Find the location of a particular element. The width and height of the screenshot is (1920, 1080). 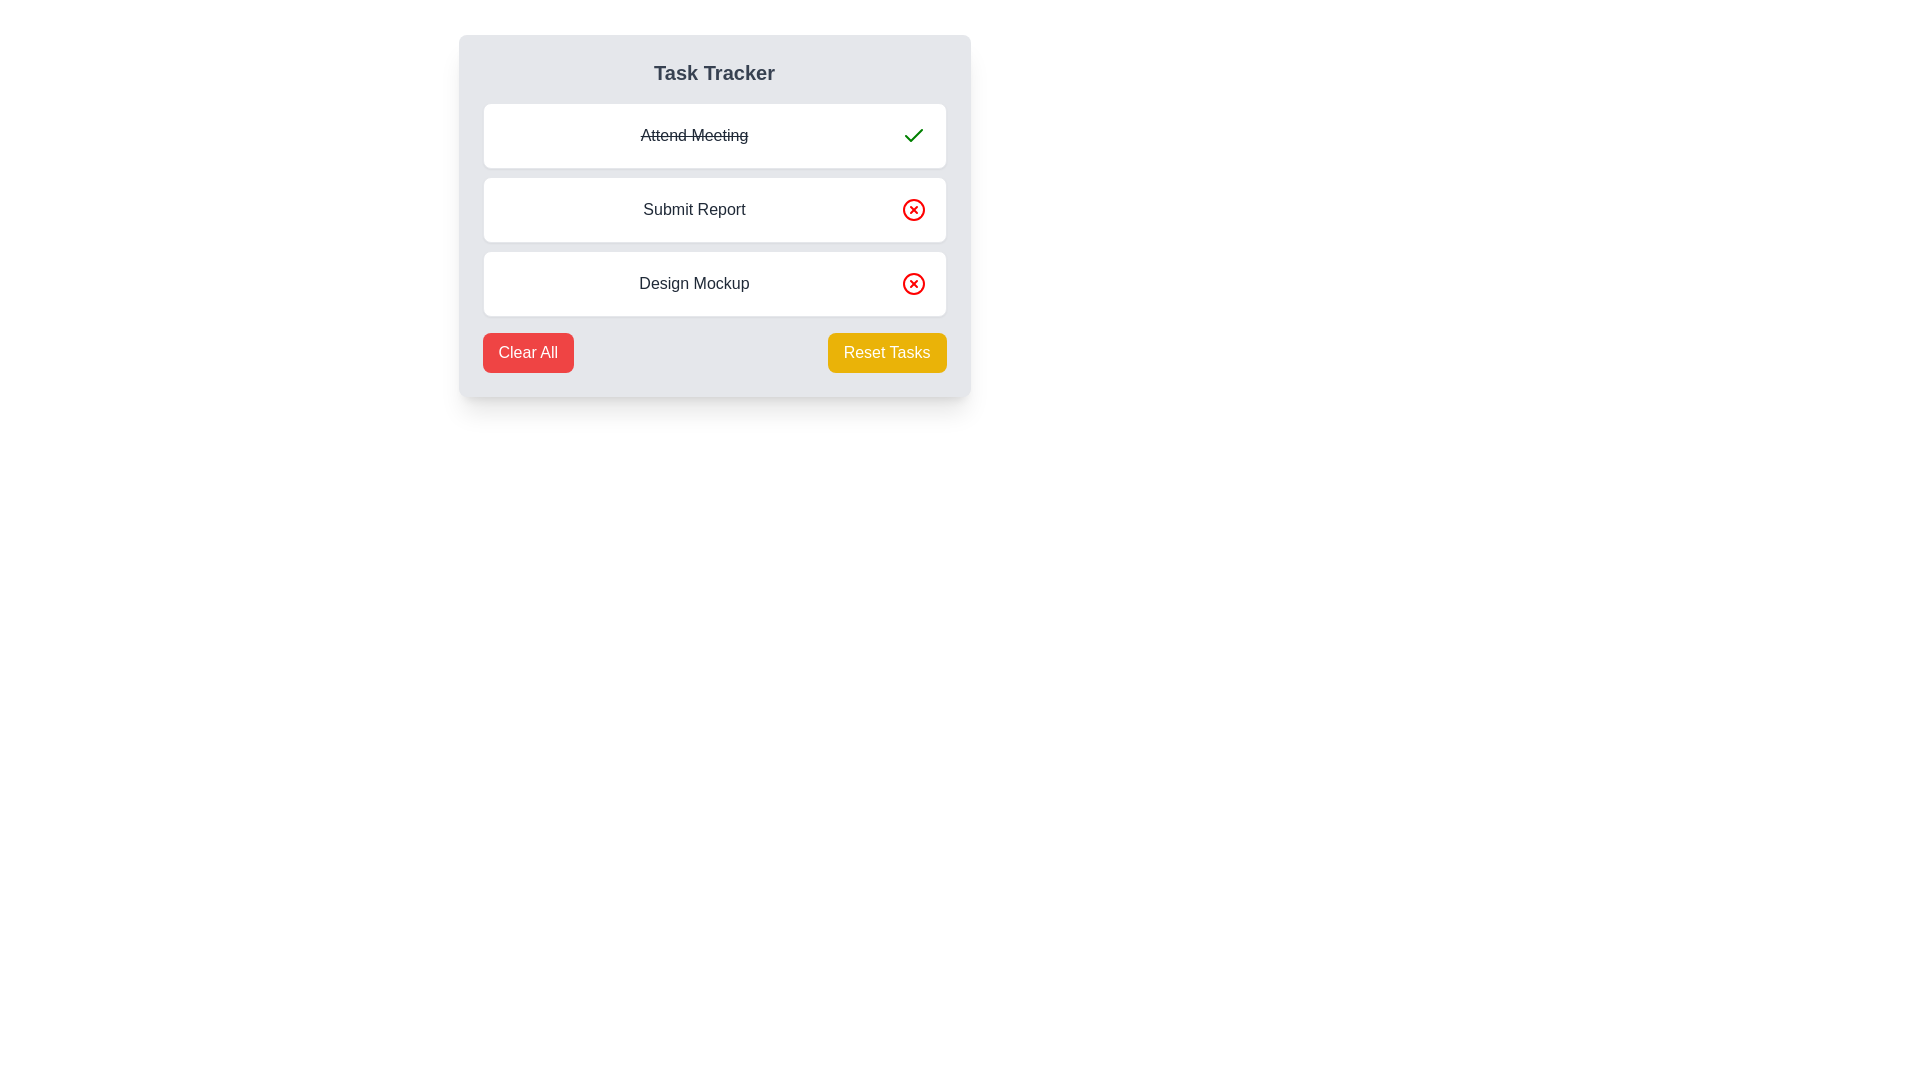

the green checkmark icon located at the top-right corner of the 'Attend Meeting' task field in the Task Tracker module is located at coordinates (912, 135).